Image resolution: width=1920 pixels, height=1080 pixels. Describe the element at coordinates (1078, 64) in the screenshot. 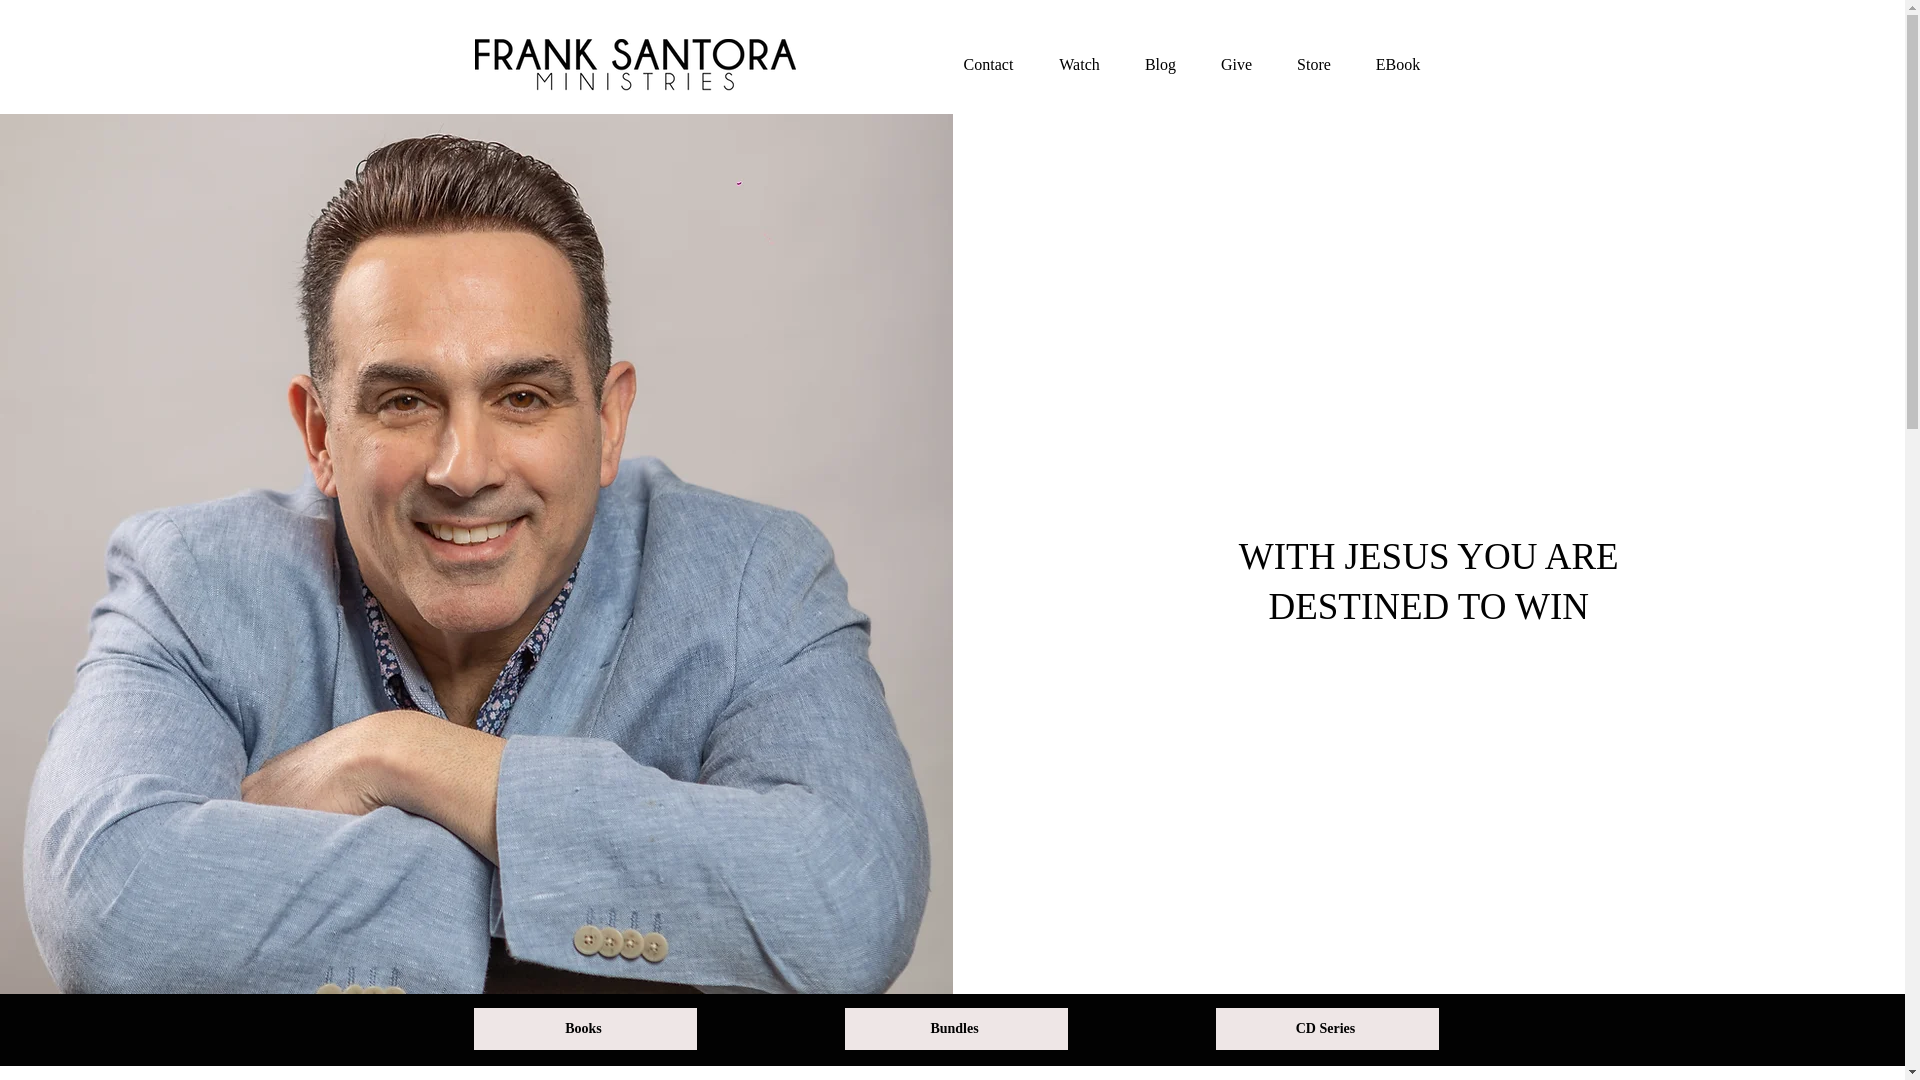

I see `'Watch'` at that location.